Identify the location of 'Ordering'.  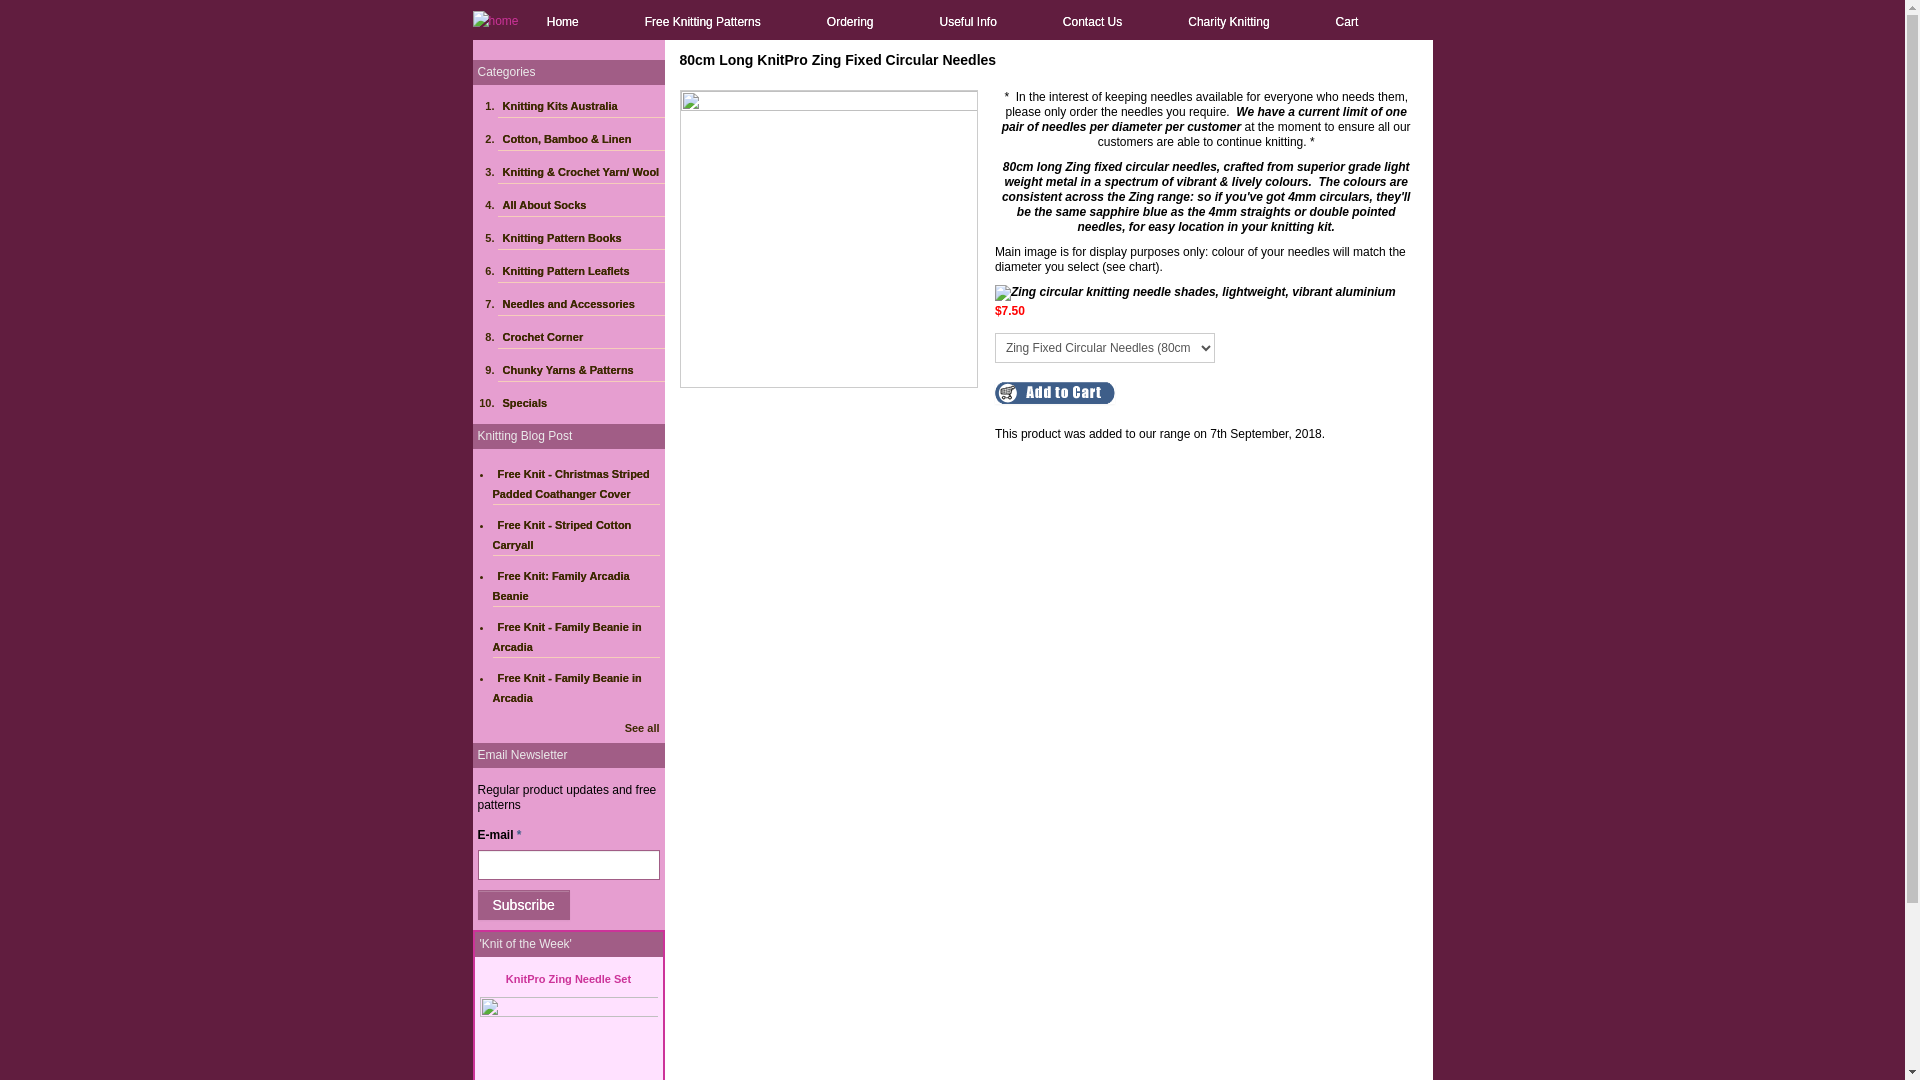
(850, 22).